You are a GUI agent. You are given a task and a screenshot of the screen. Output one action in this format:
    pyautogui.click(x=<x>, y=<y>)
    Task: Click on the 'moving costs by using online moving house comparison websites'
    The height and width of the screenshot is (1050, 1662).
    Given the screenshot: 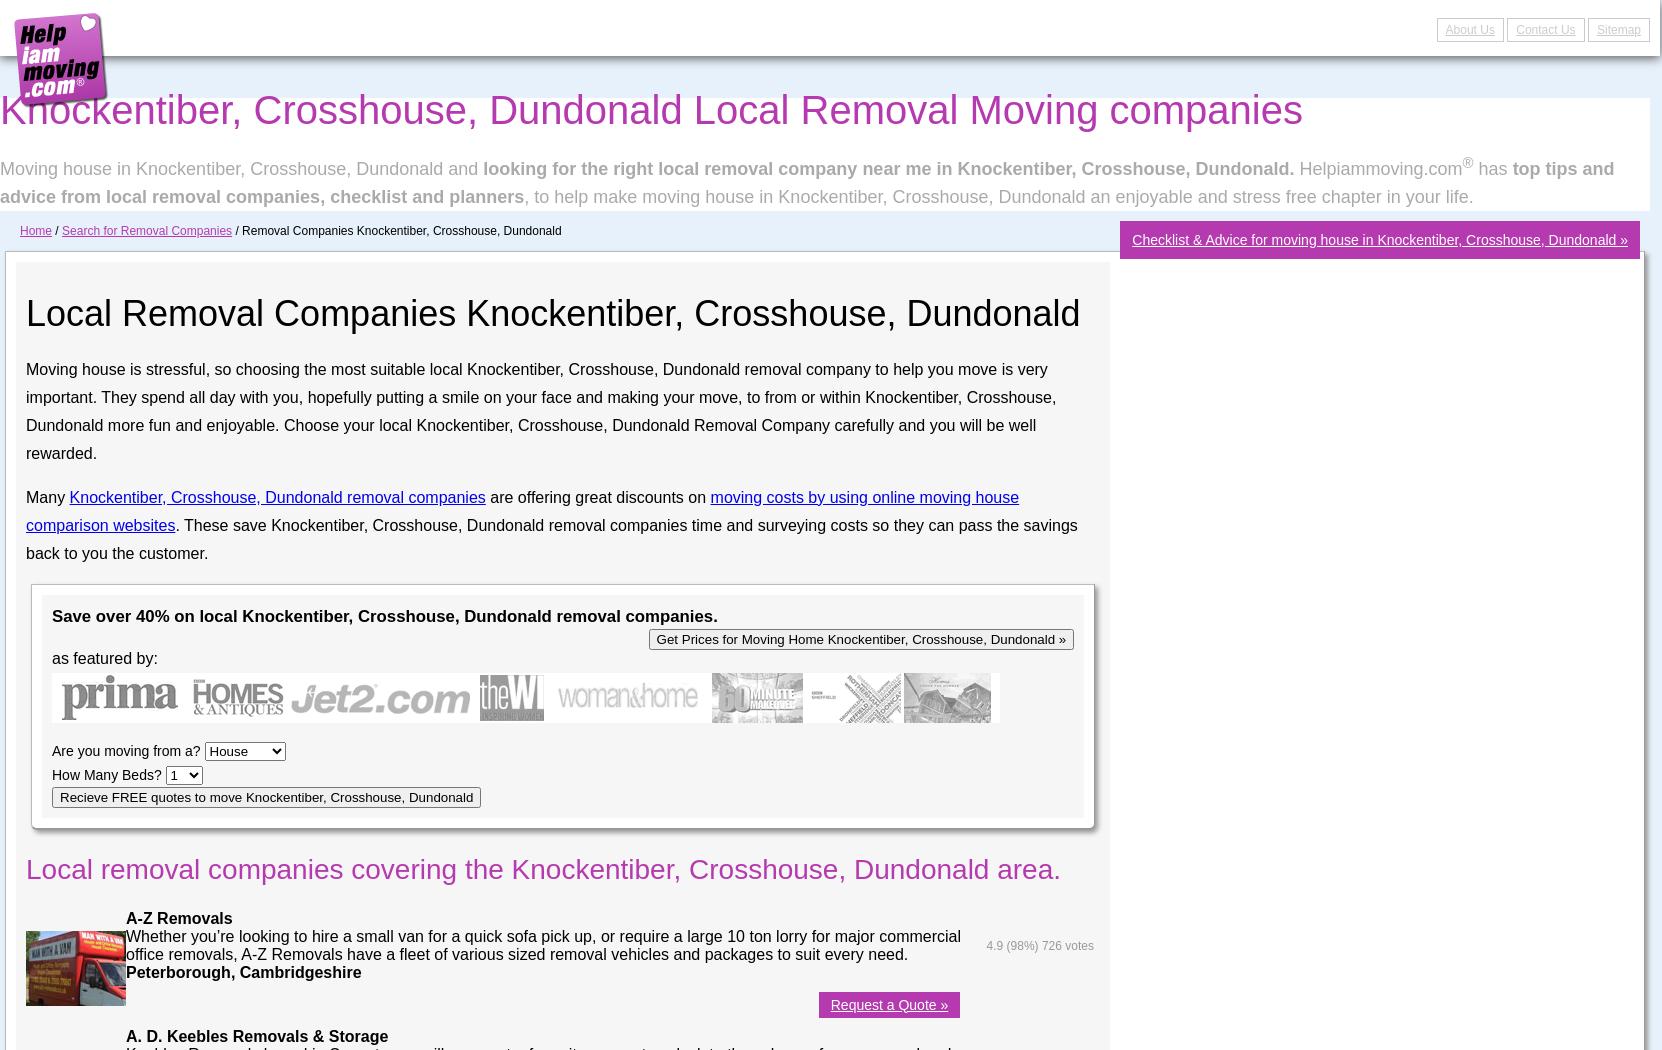 What is the action you would take?
    pyautogui.click(x=521, y=509)
    